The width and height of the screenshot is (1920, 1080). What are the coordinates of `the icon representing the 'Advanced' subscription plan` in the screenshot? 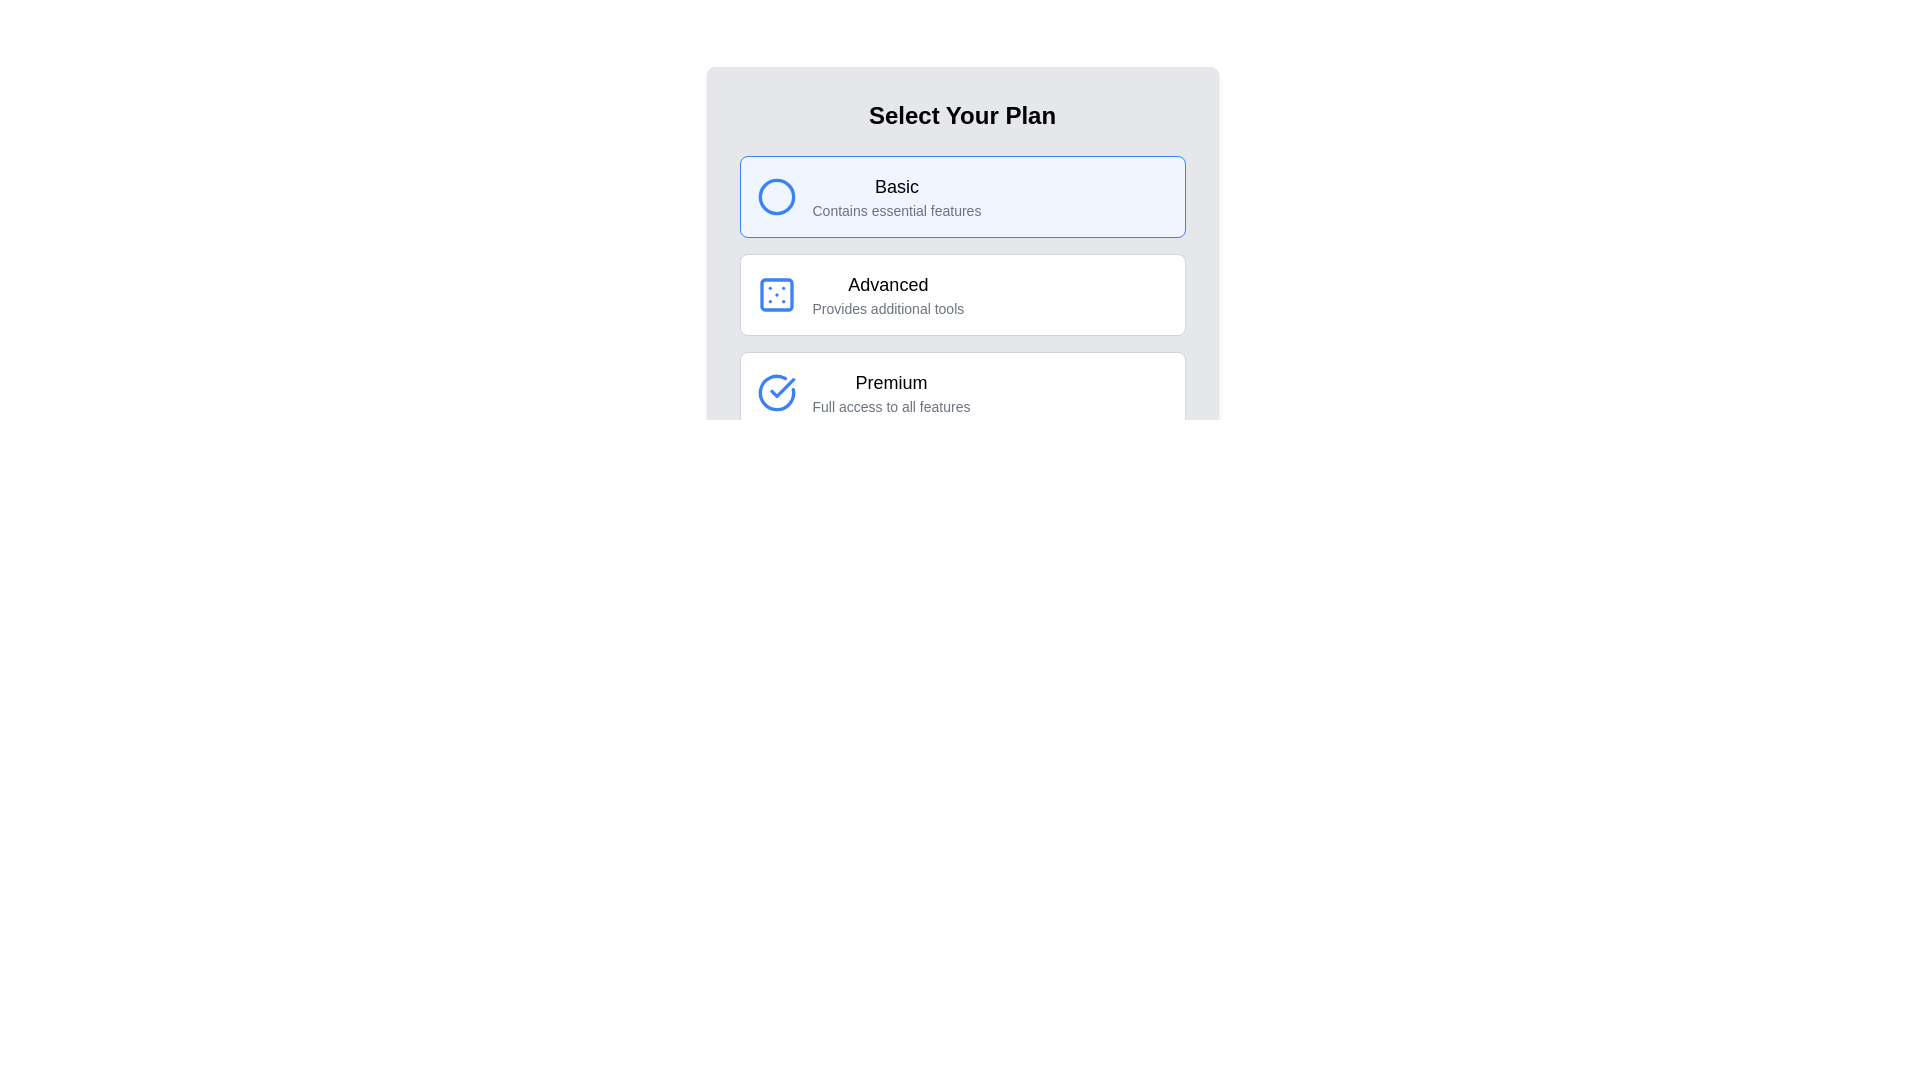 It's located at (775, 294).